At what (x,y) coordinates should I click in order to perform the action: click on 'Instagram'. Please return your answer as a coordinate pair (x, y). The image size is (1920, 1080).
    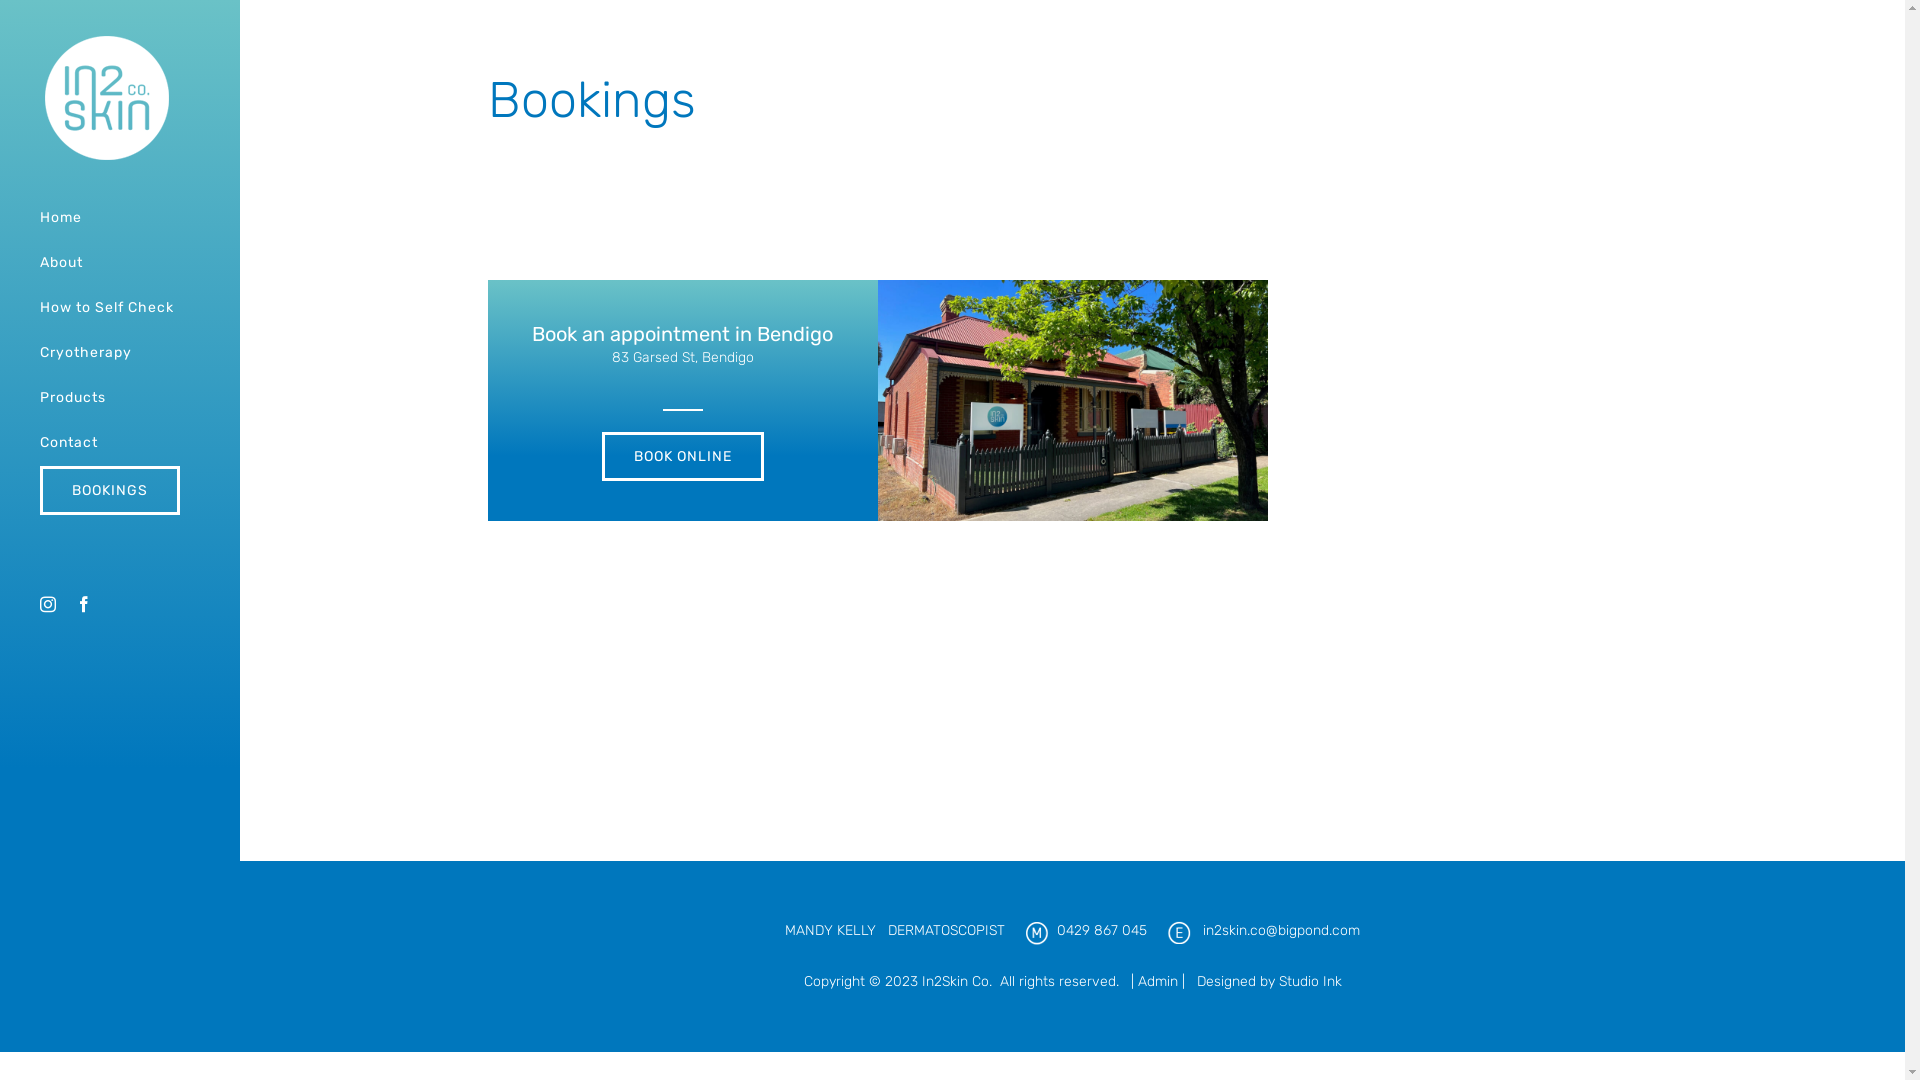
    Looking at the image, I should click on (39, 603).